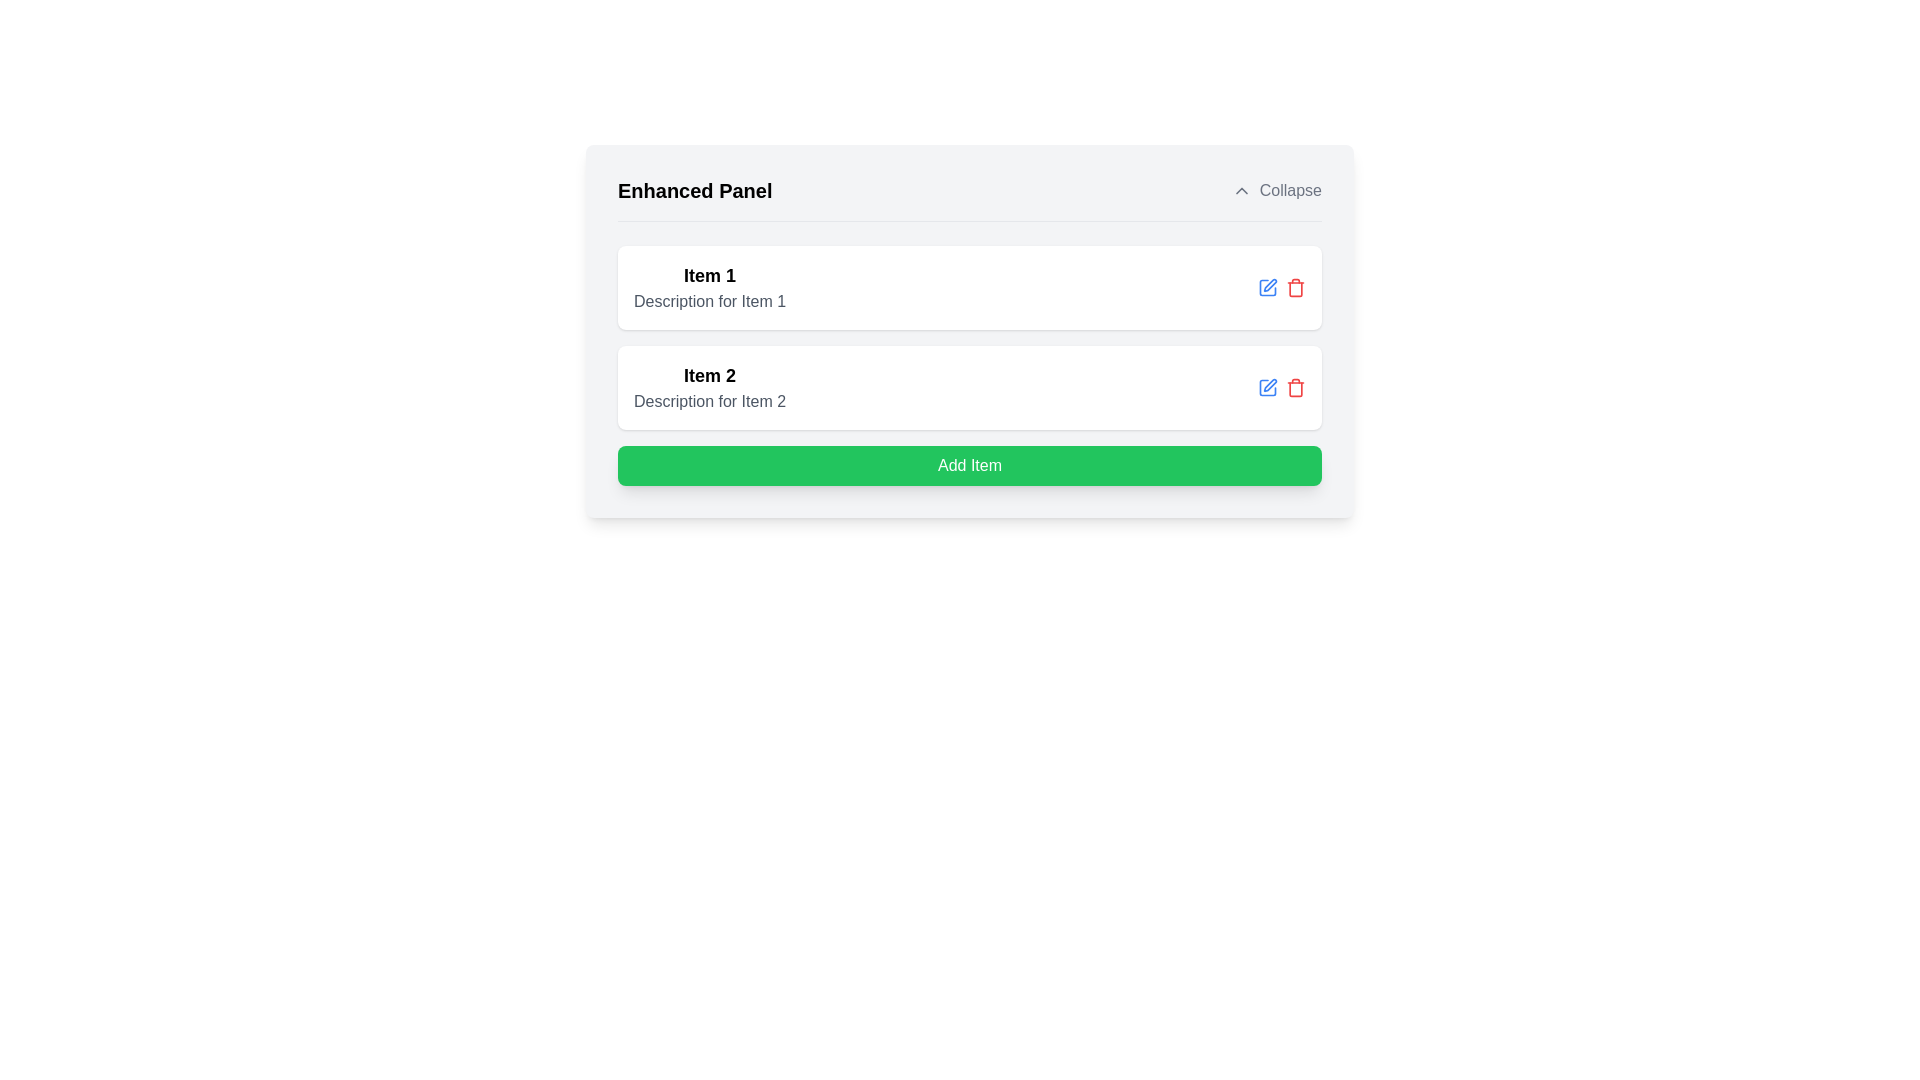 This screenshot has height=1080, width=1920. I want to click on the trash icon, which appears as a red icon with a trash bin shape, so click(1296, 388).